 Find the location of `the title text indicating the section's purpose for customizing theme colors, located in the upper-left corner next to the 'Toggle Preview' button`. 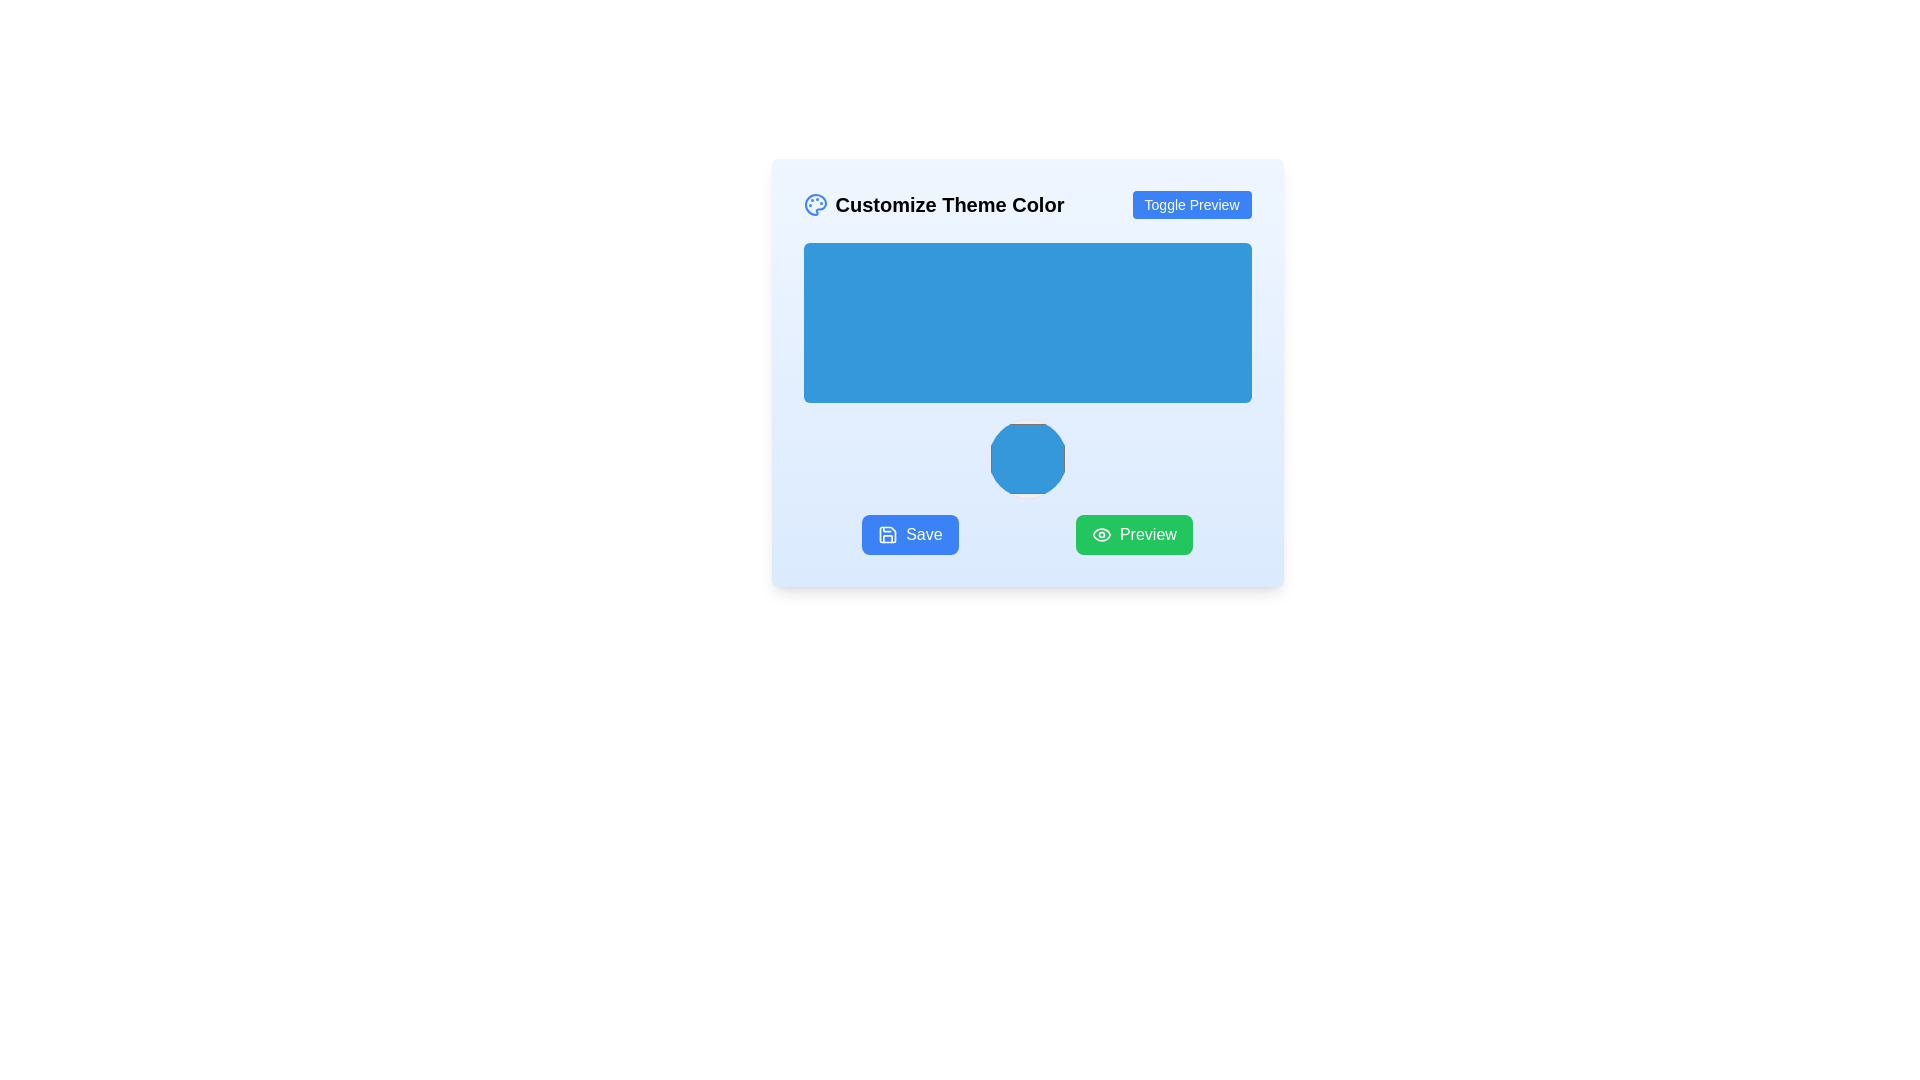

the title text indicating the section's purpose for customizing theme colors, located in the upper-left corner next to the 'Toggle Preview' button is located at coordinates (932, 204).